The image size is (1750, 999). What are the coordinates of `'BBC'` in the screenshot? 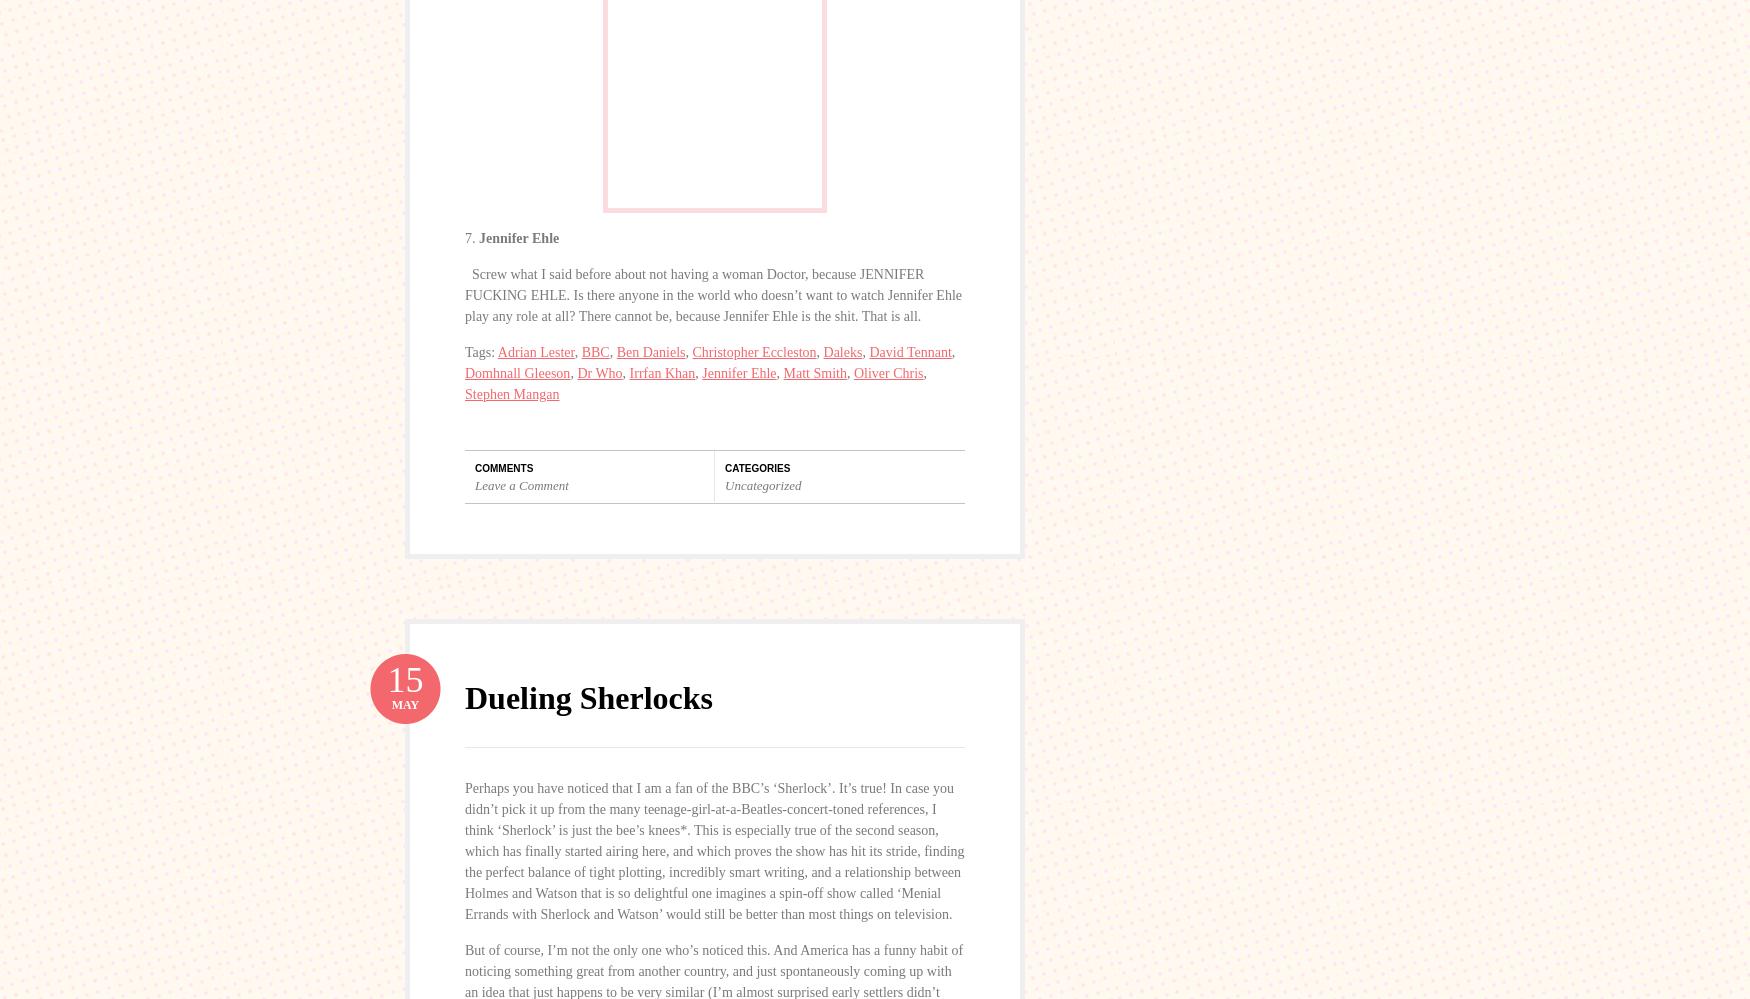 It's located at (595, 351).